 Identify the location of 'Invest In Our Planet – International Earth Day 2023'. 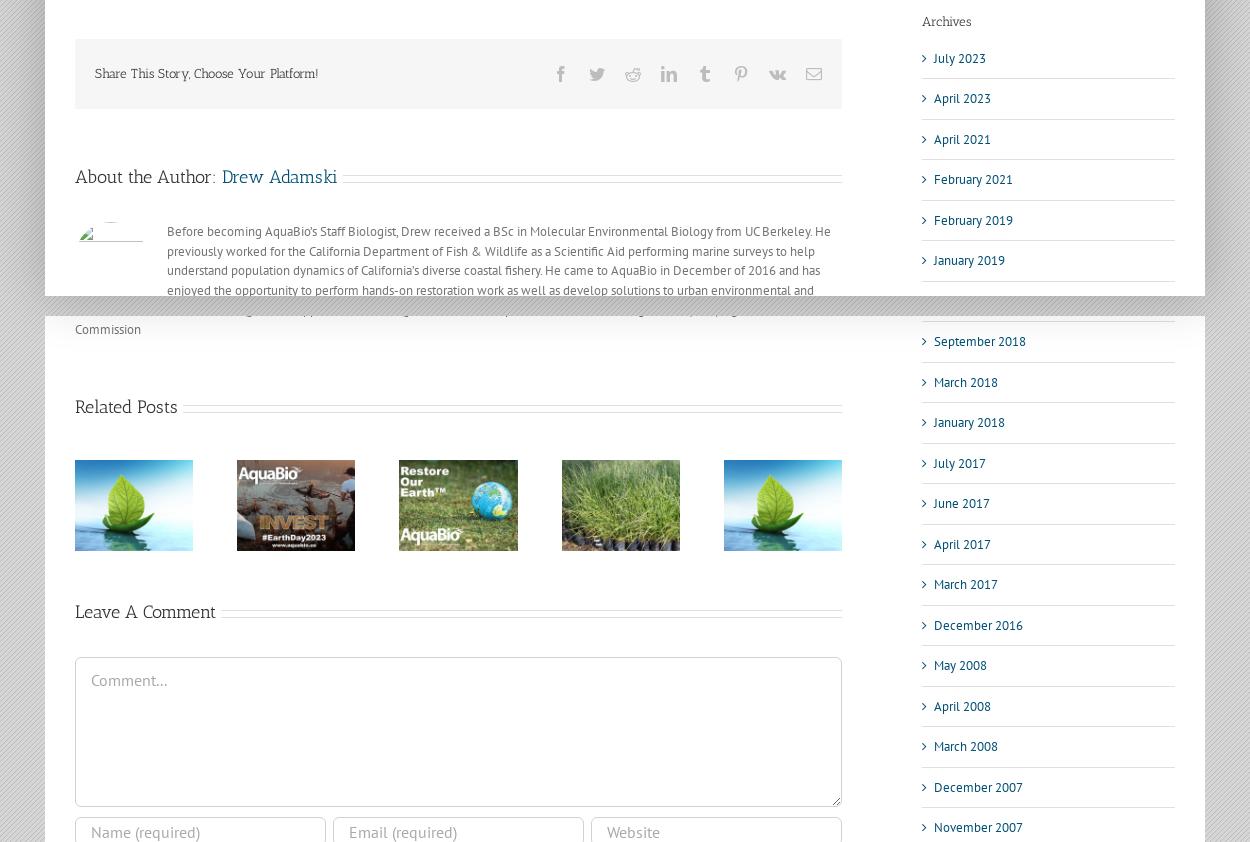
(140, 525).